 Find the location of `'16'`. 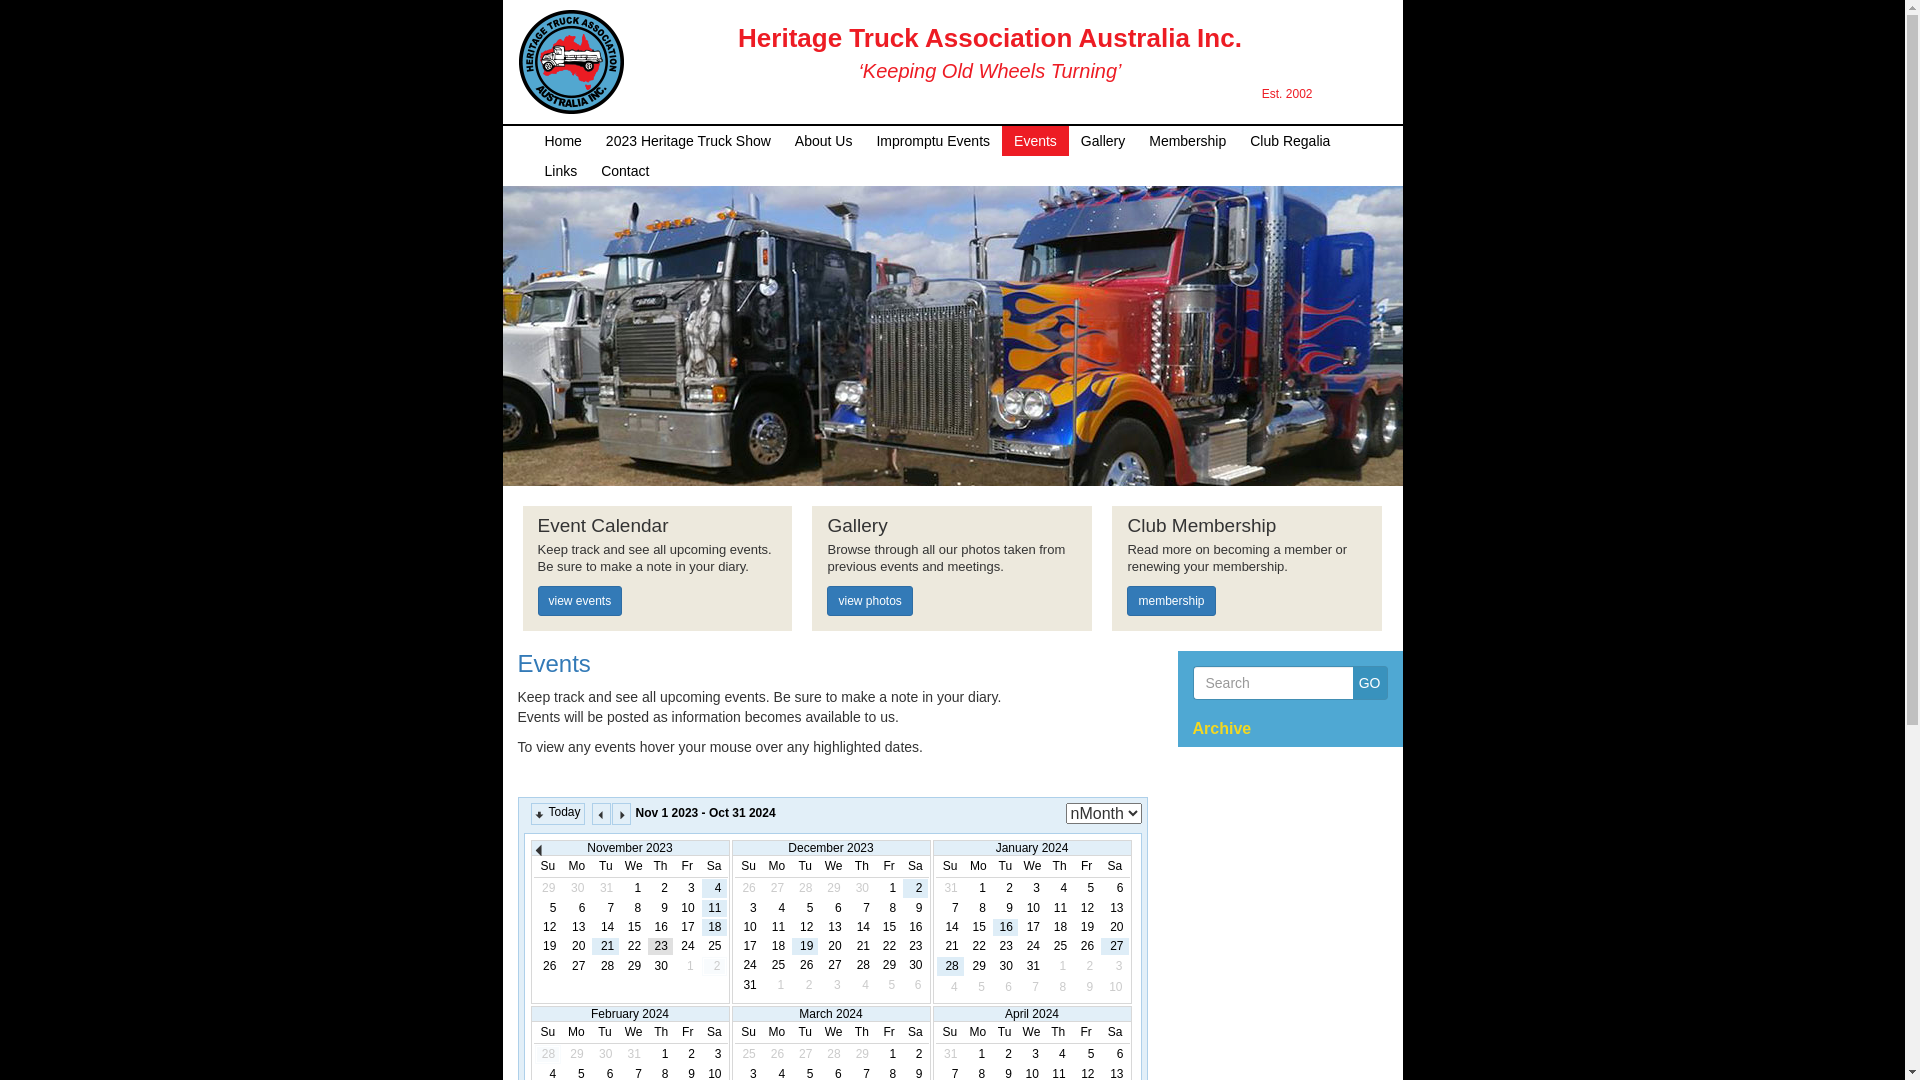

'16' is located at coordinates (660, 927).